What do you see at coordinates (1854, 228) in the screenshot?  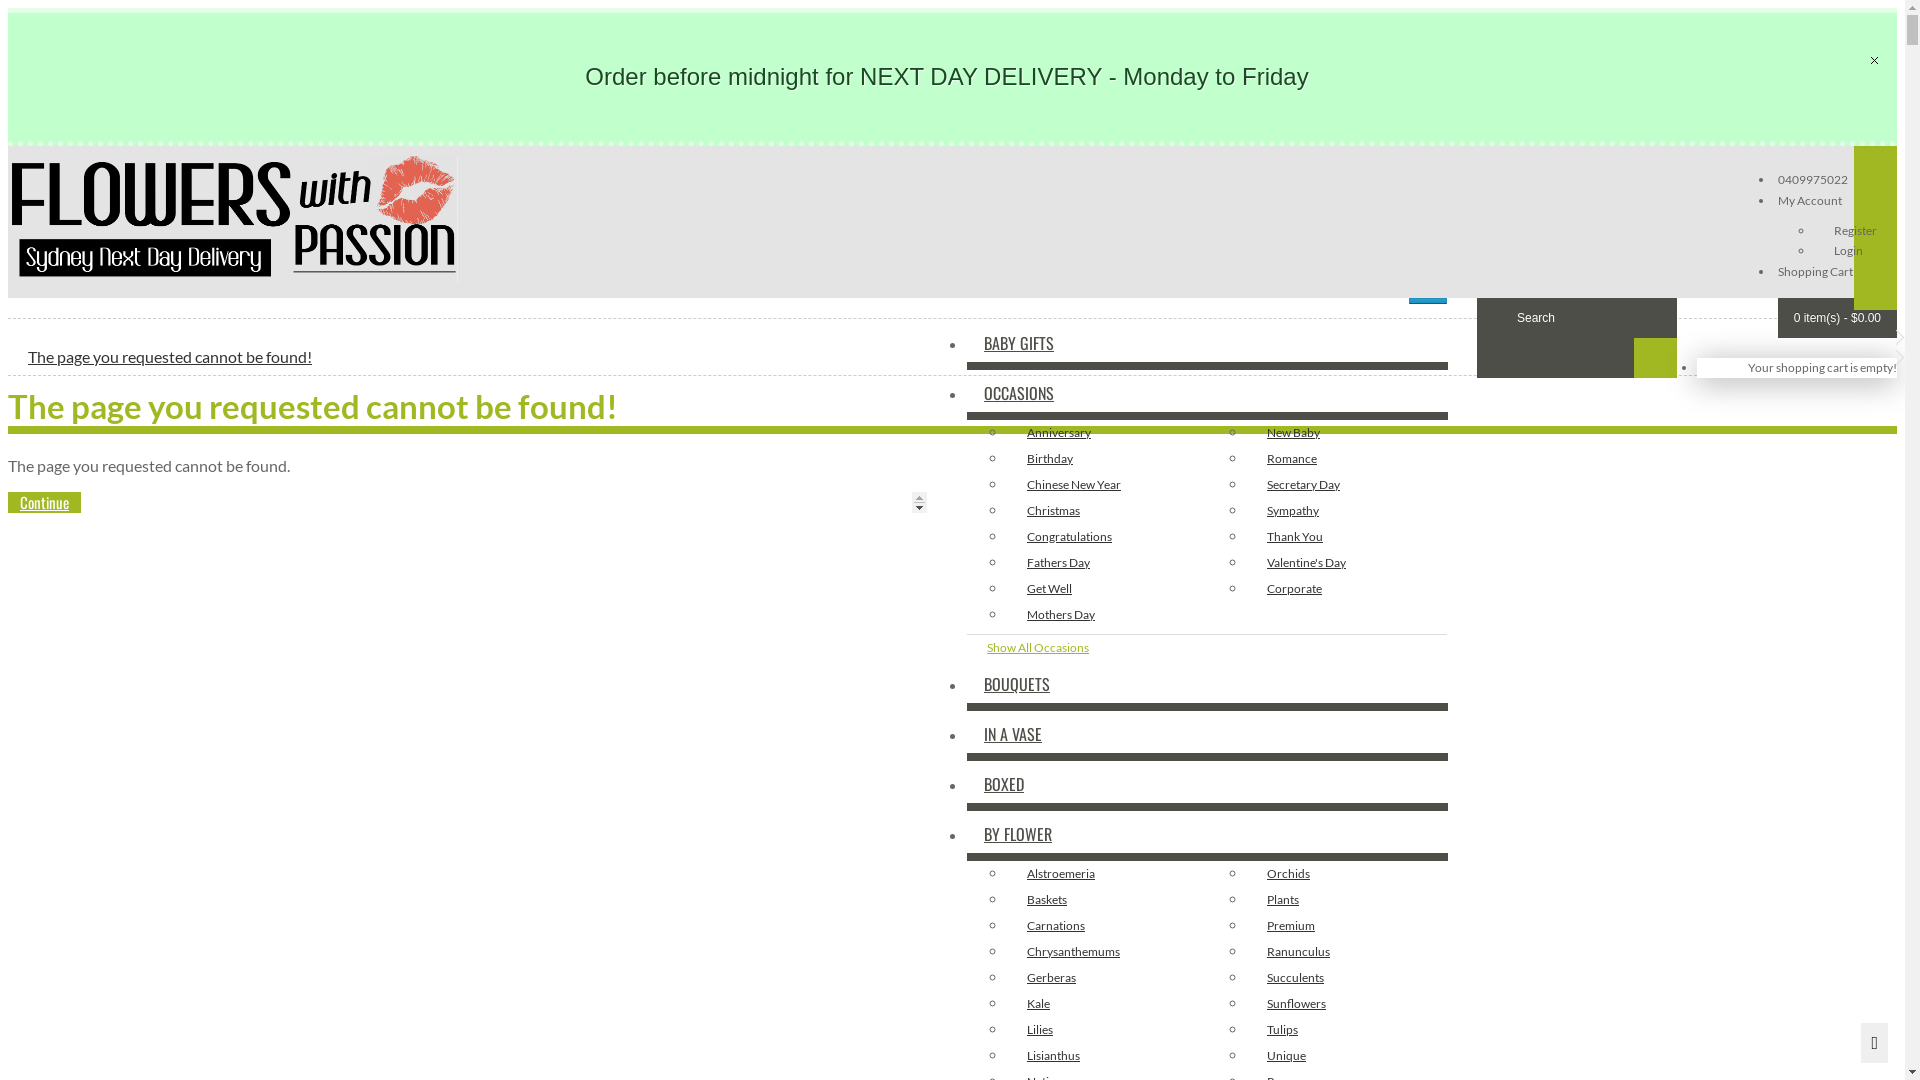 I see `'Register'` at bounding box center [1854, 228].